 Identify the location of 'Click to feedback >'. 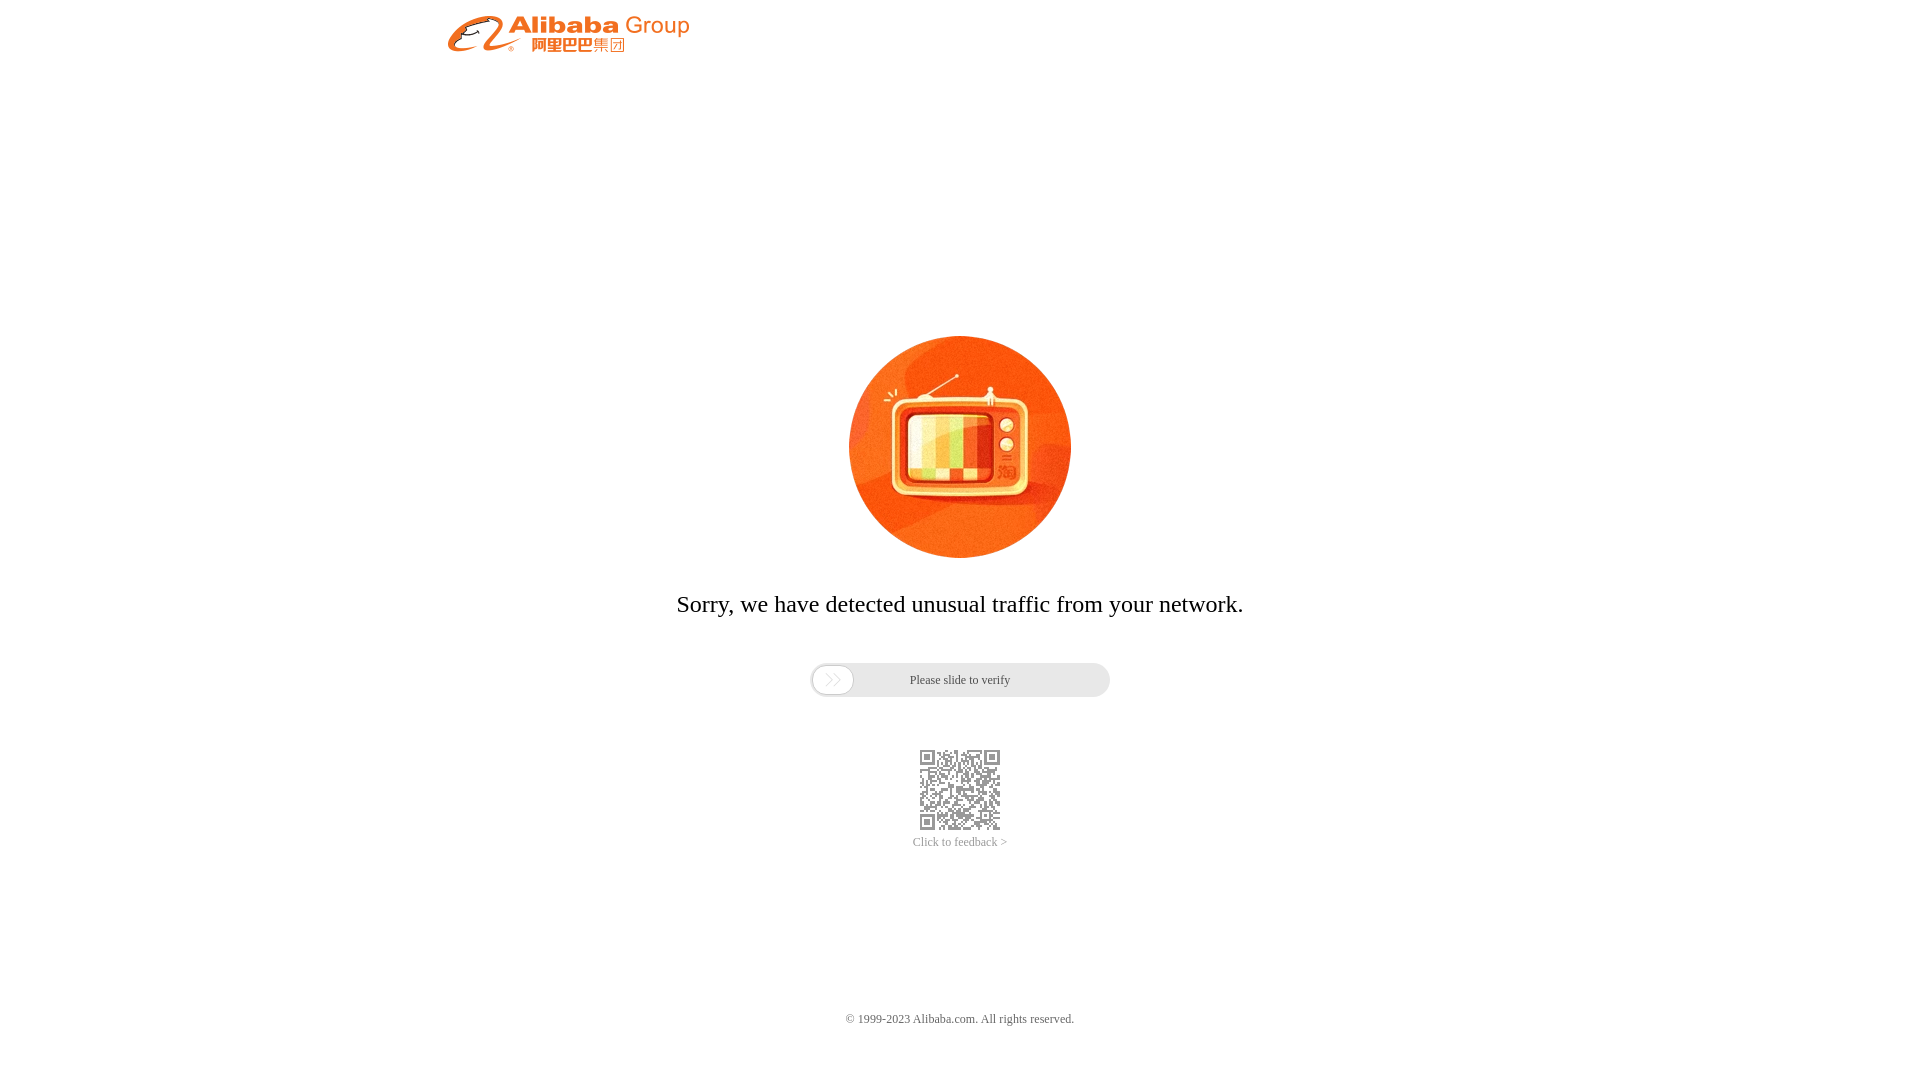
(911, 842).